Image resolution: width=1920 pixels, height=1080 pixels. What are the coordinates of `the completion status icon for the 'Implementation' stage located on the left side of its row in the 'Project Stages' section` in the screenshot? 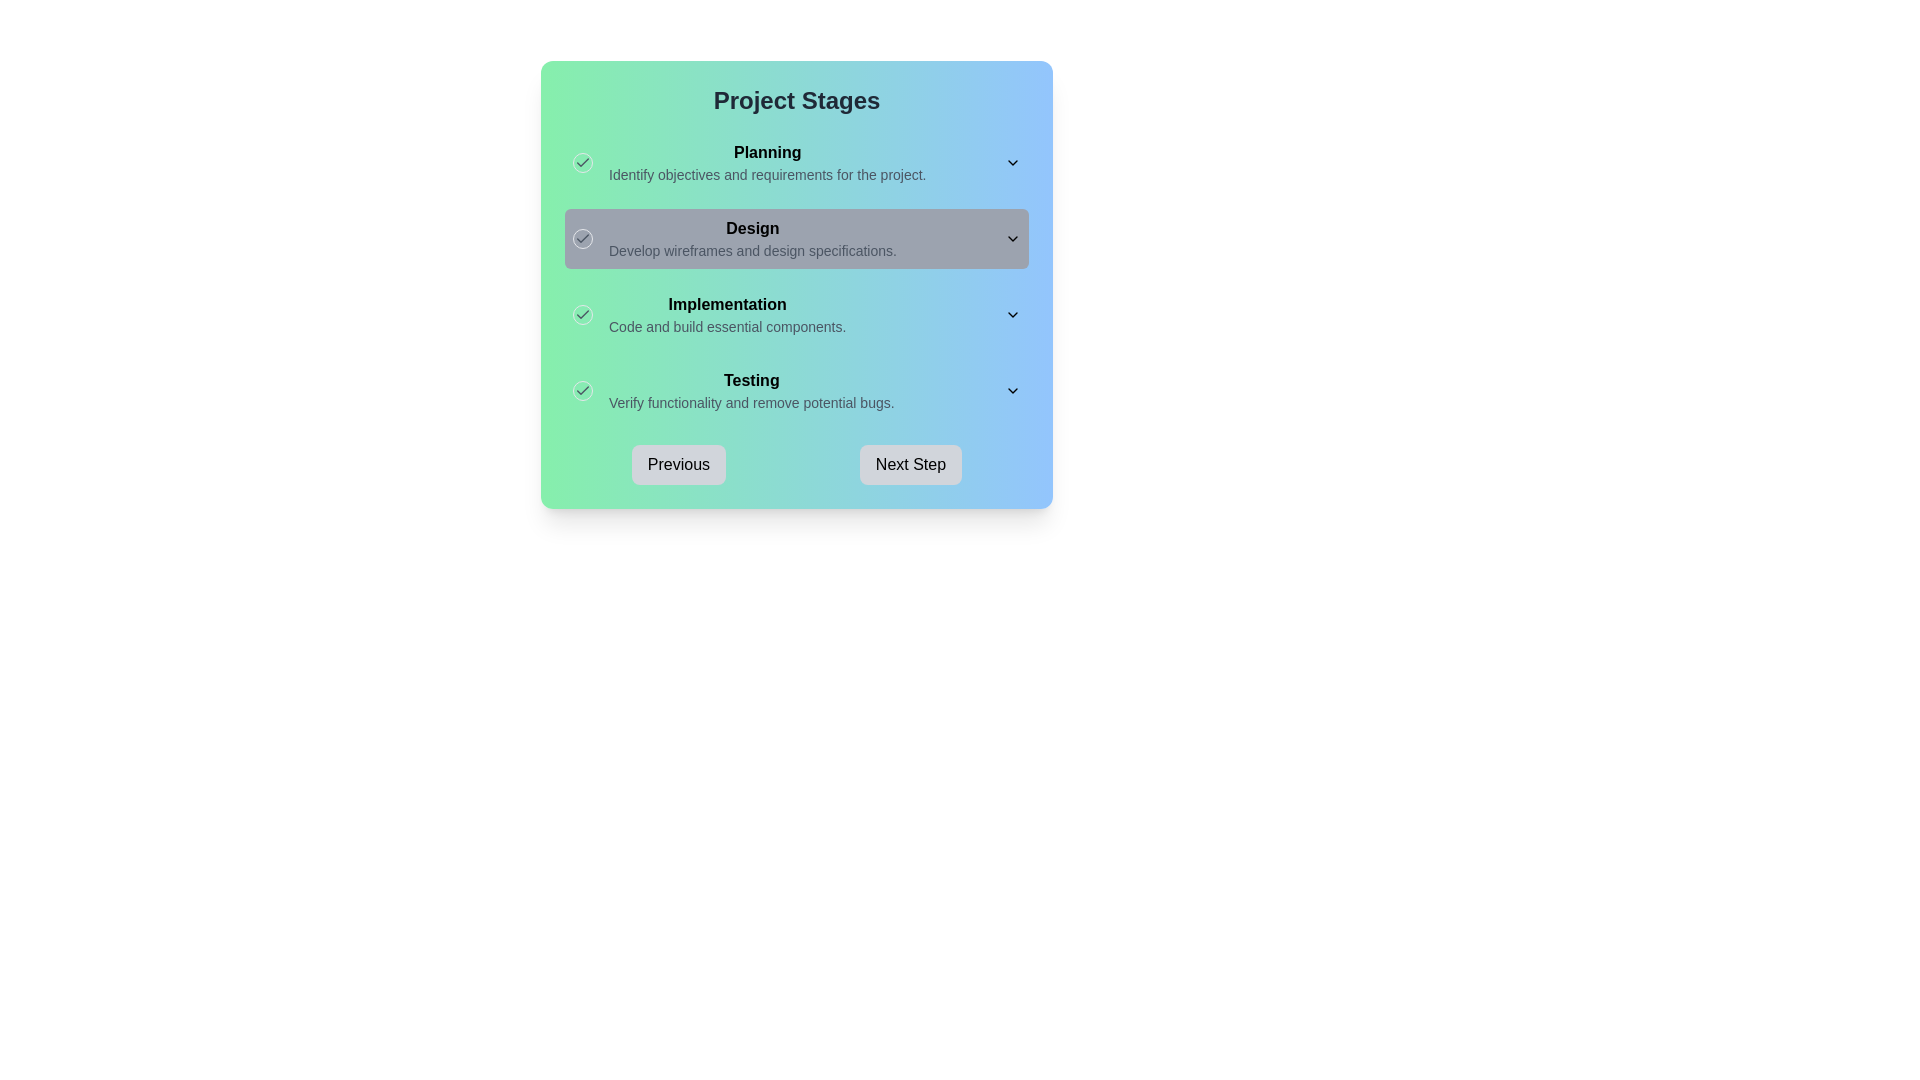 It's located at (581, 315).